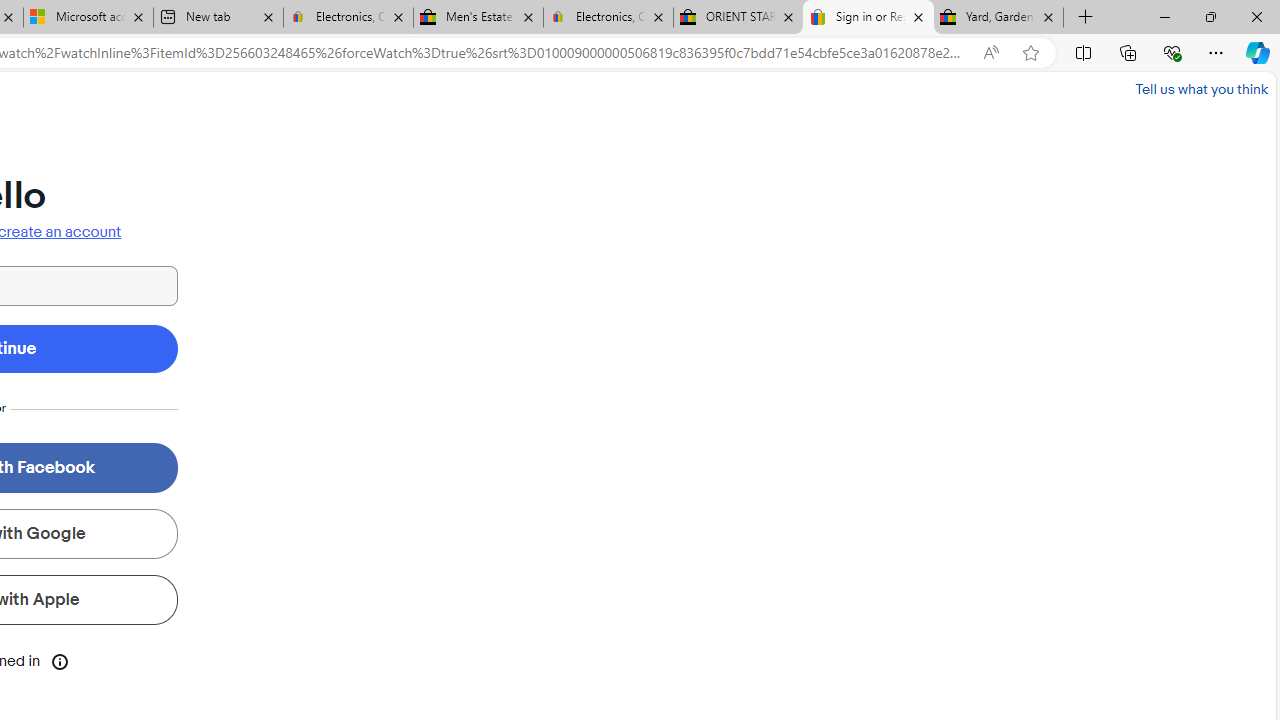  What do you see at coordinates (1200, 88) in the screenshot?
I see `'Tell us what you think - Link opens in a new window'` at bounding box center [1200, 88].